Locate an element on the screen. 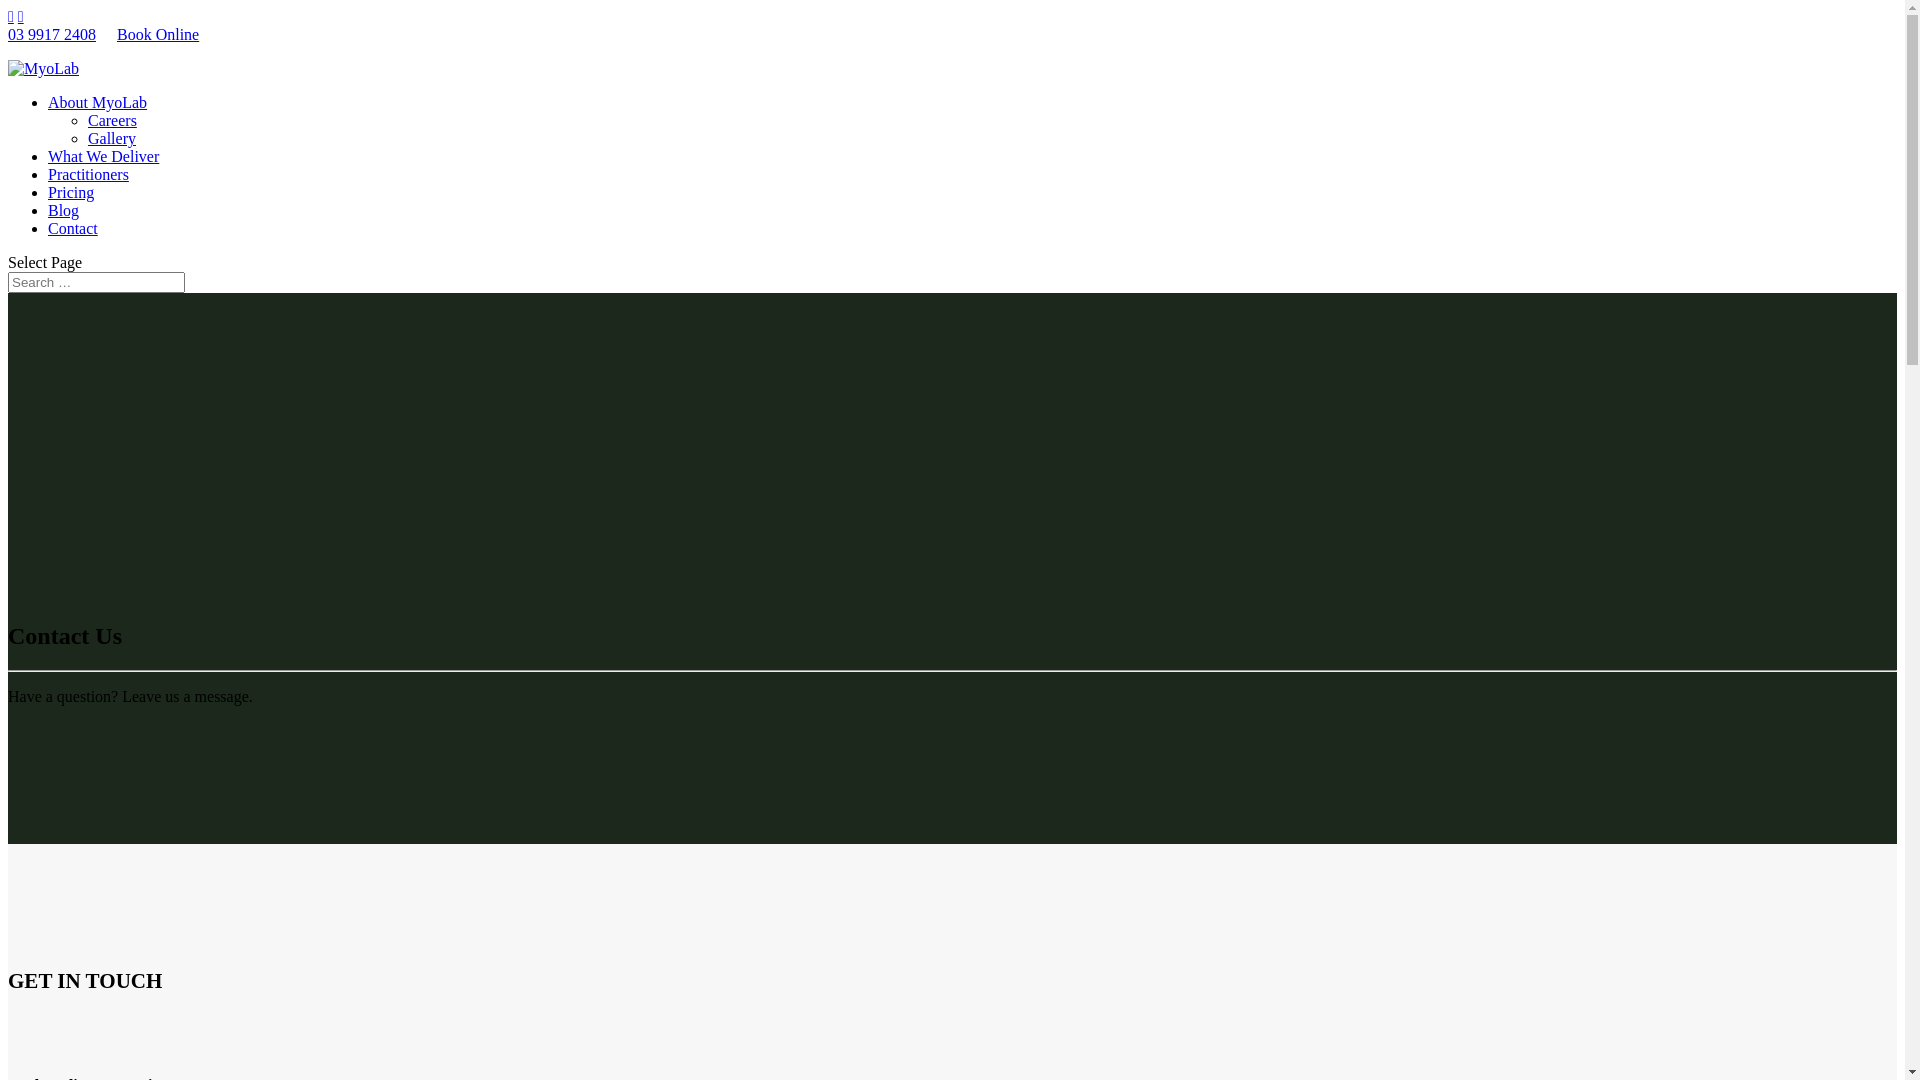  'Pricing' is located at coordinates (71, 192).